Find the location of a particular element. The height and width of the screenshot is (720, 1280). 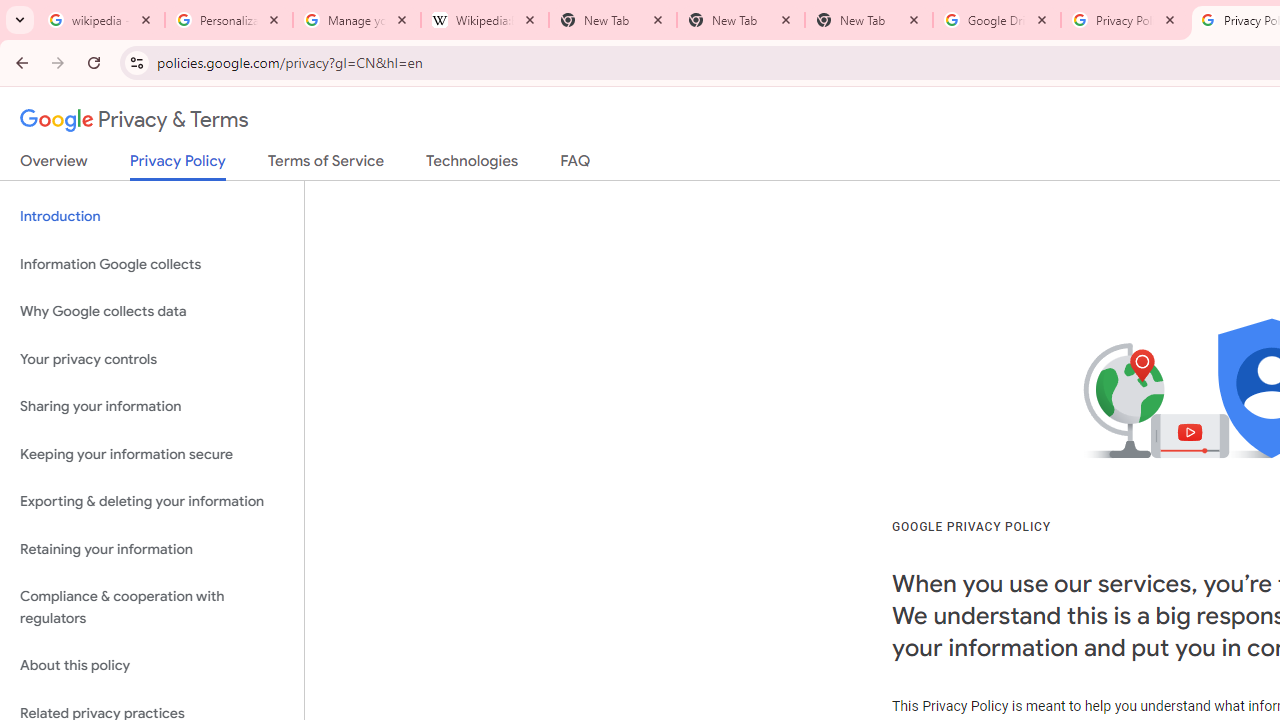

'Technologies' is located at coordinates (471, 164).